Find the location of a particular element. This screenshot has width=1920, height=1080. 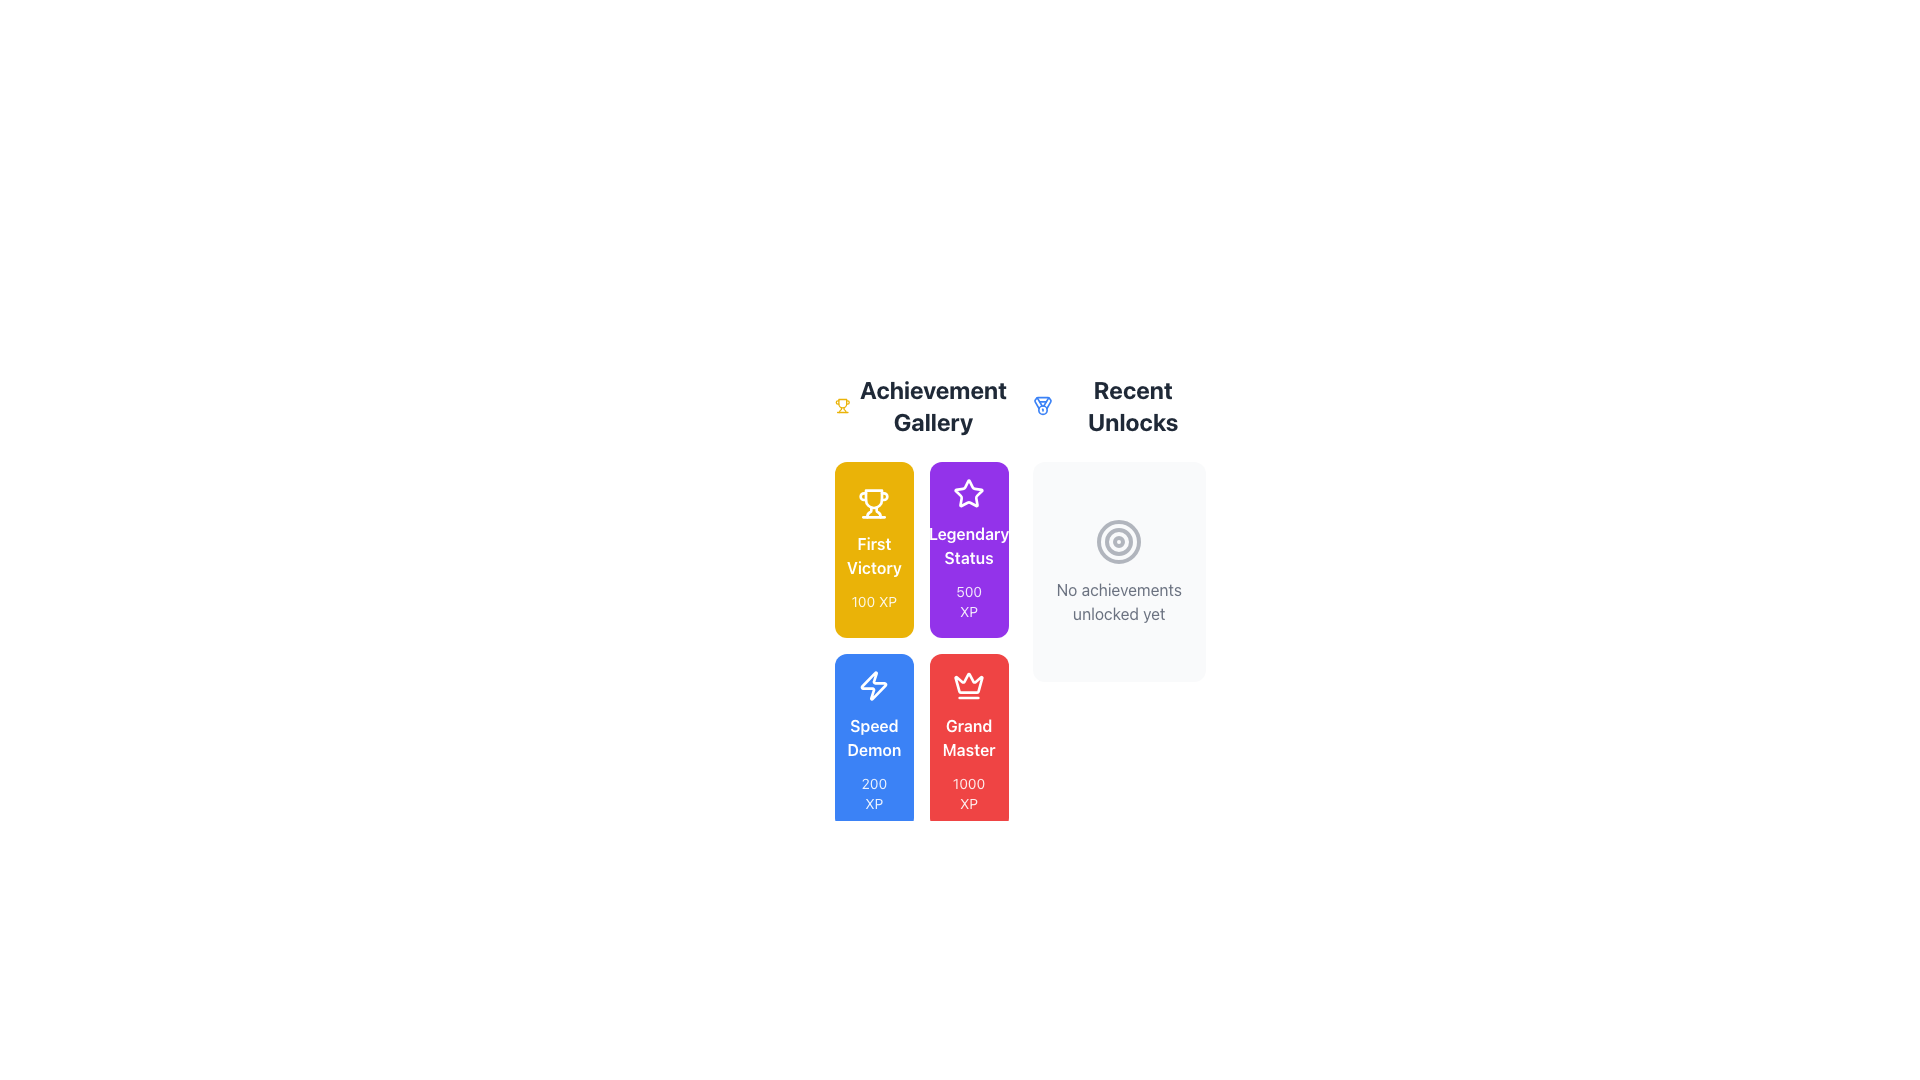

the Decorative Icon, which is a target-like icon with three concentric circles in gray tones, located in the 'Recent Unlocks' section above the text 'No achievements unlocked yet.' is located at coordinates (1118, 542).